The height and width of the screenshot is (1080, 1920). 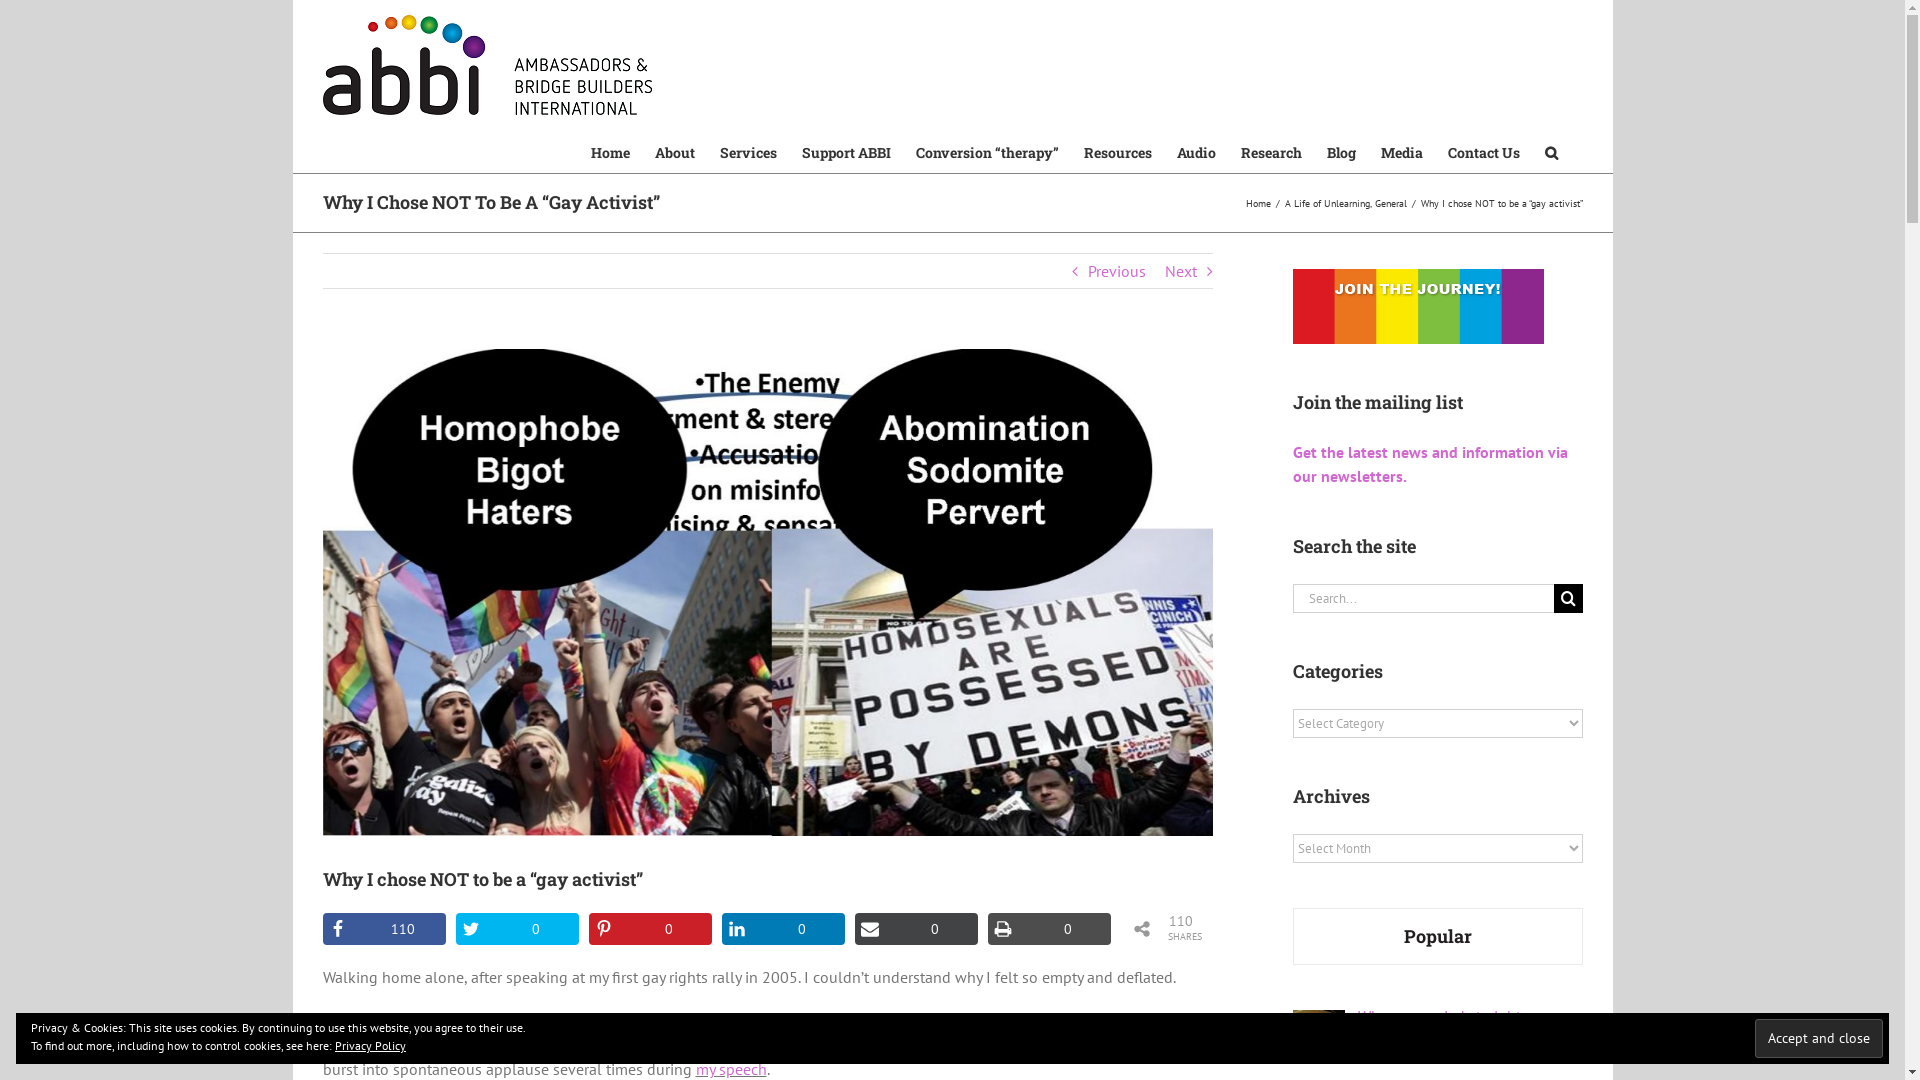 I want to click on 'Research', so click(x=1269, y=150).